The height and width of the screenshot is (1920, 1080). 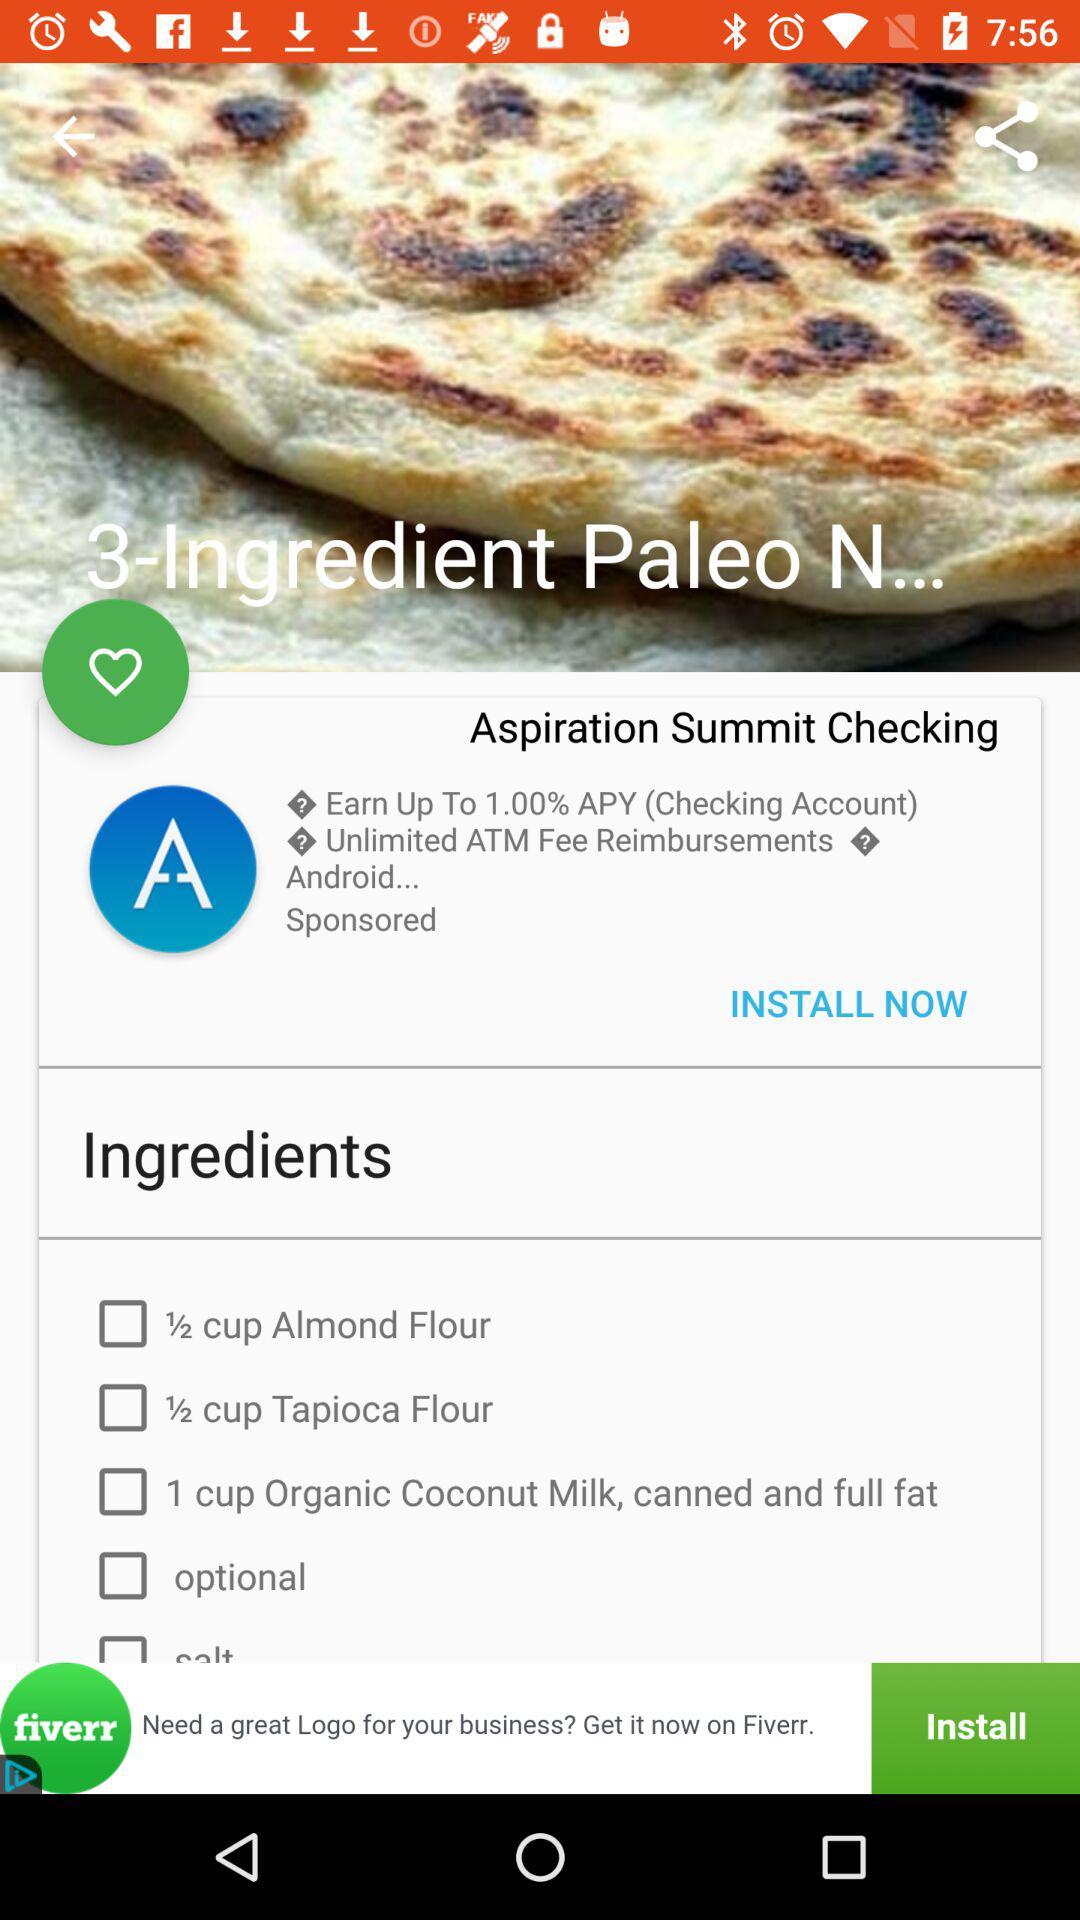 I want to click on the checking button, so click(x=171, y=872).